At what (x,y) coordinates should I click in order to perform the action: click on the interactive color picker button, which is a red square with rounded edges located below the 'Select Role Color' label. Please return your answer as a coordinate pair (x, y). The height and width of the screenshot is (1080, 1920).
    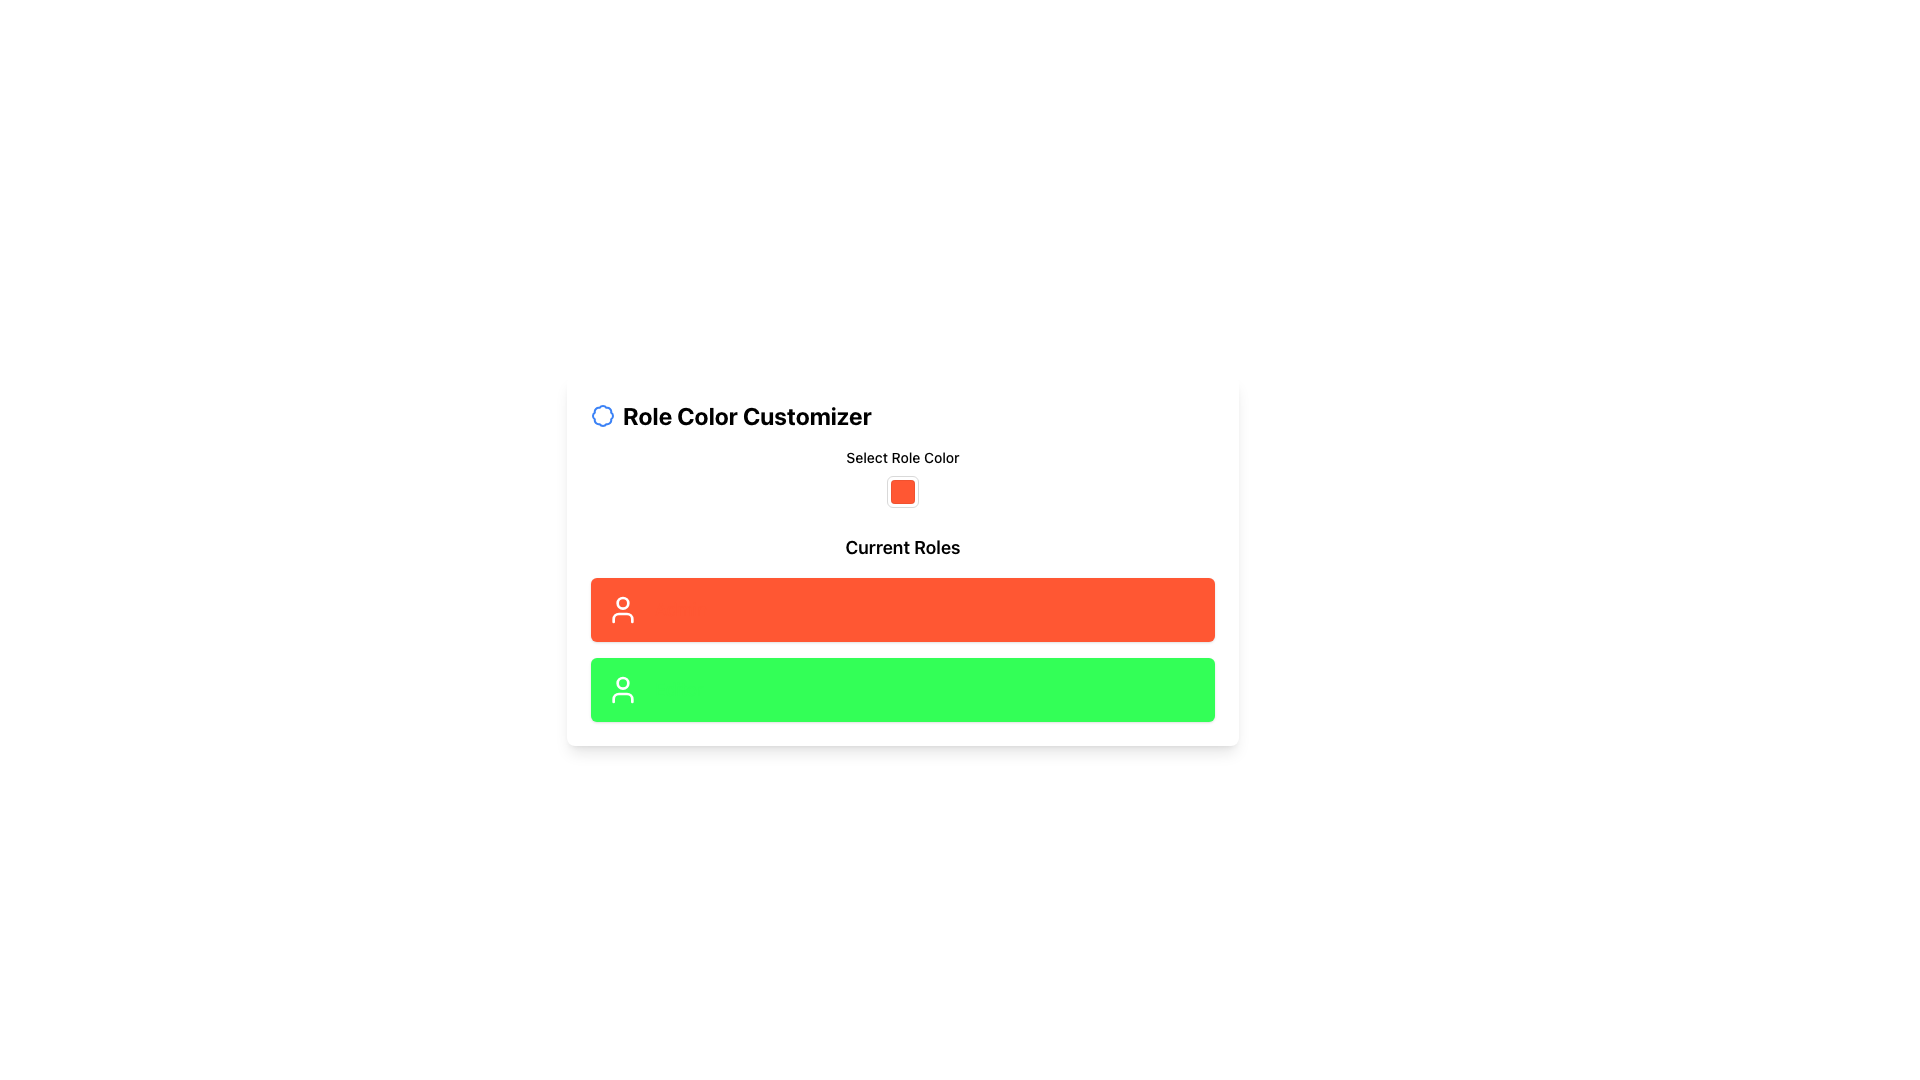
    Looking at the image, I should click on (901, 478).